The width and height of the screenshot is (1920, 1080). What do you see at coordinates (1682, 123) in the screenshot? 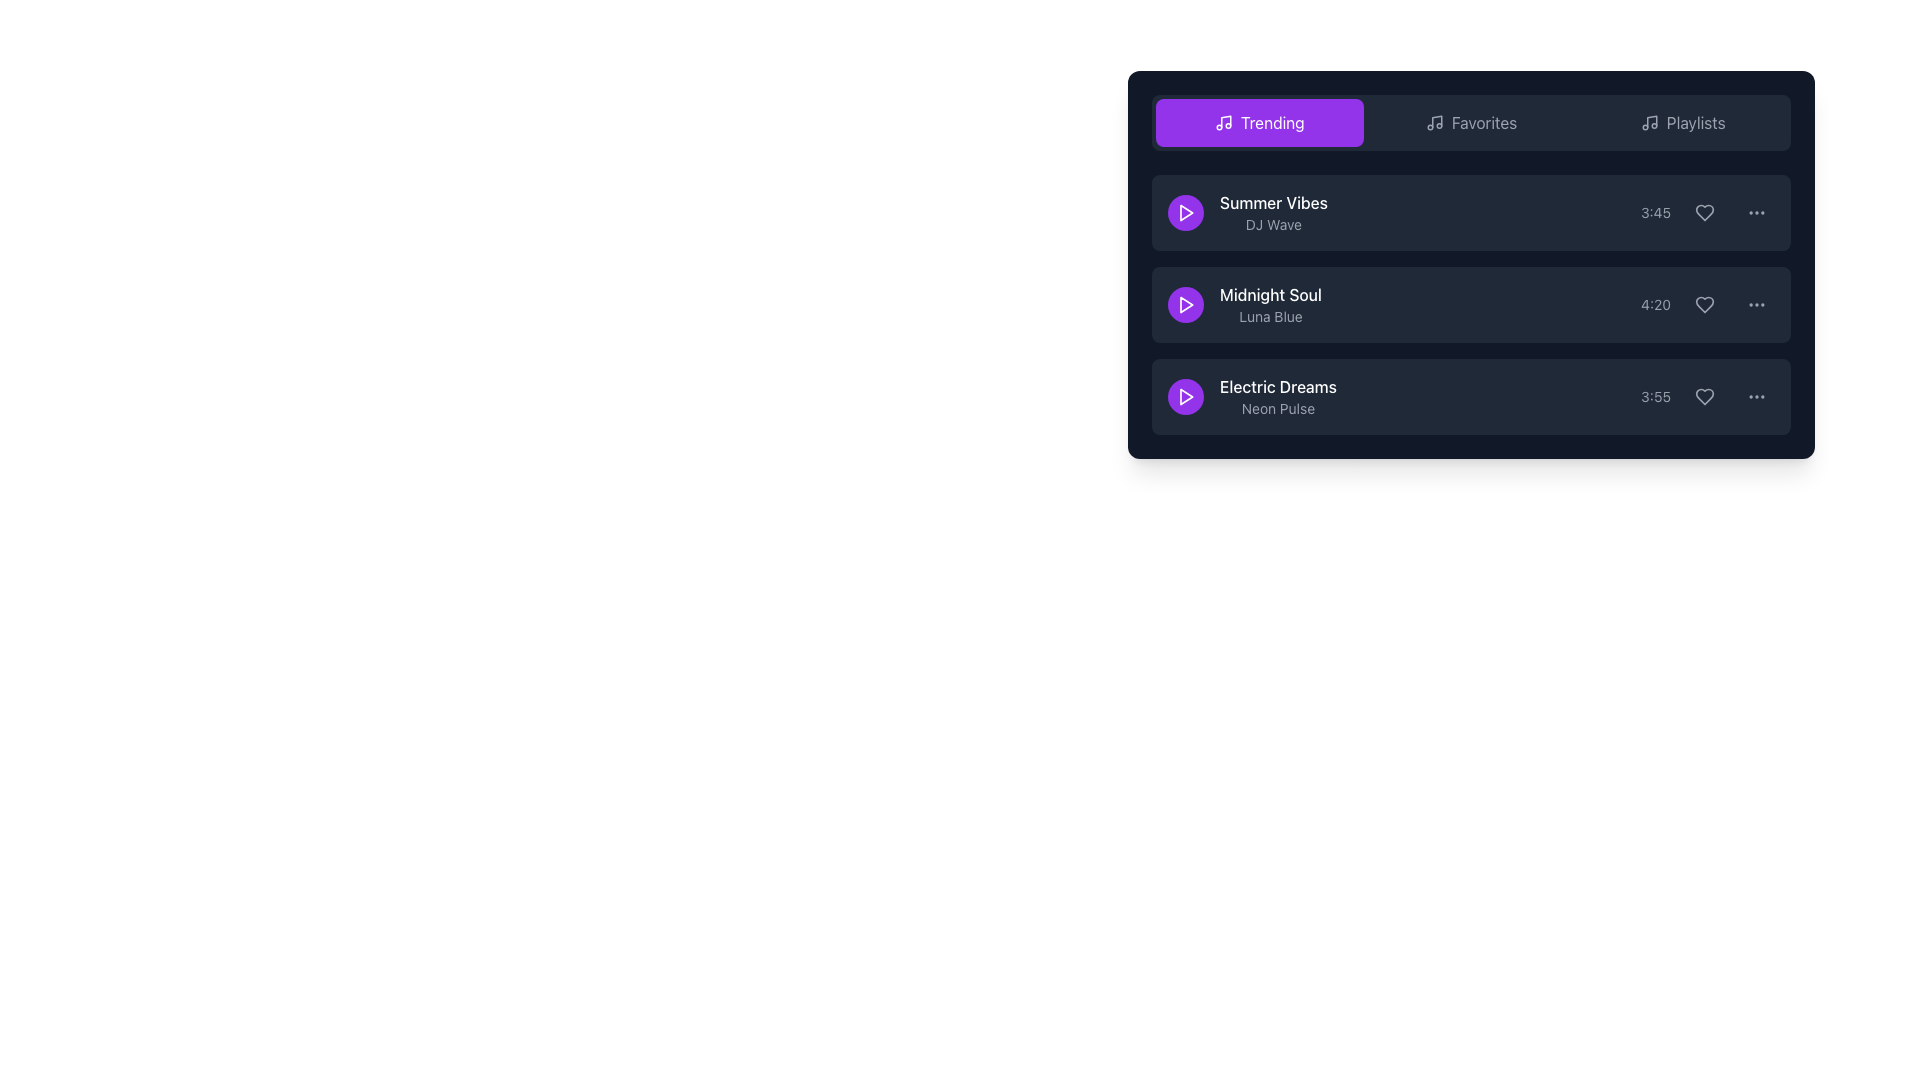
I see `the 'Playlists' navigation tab` at bounding box center [1682, 123].